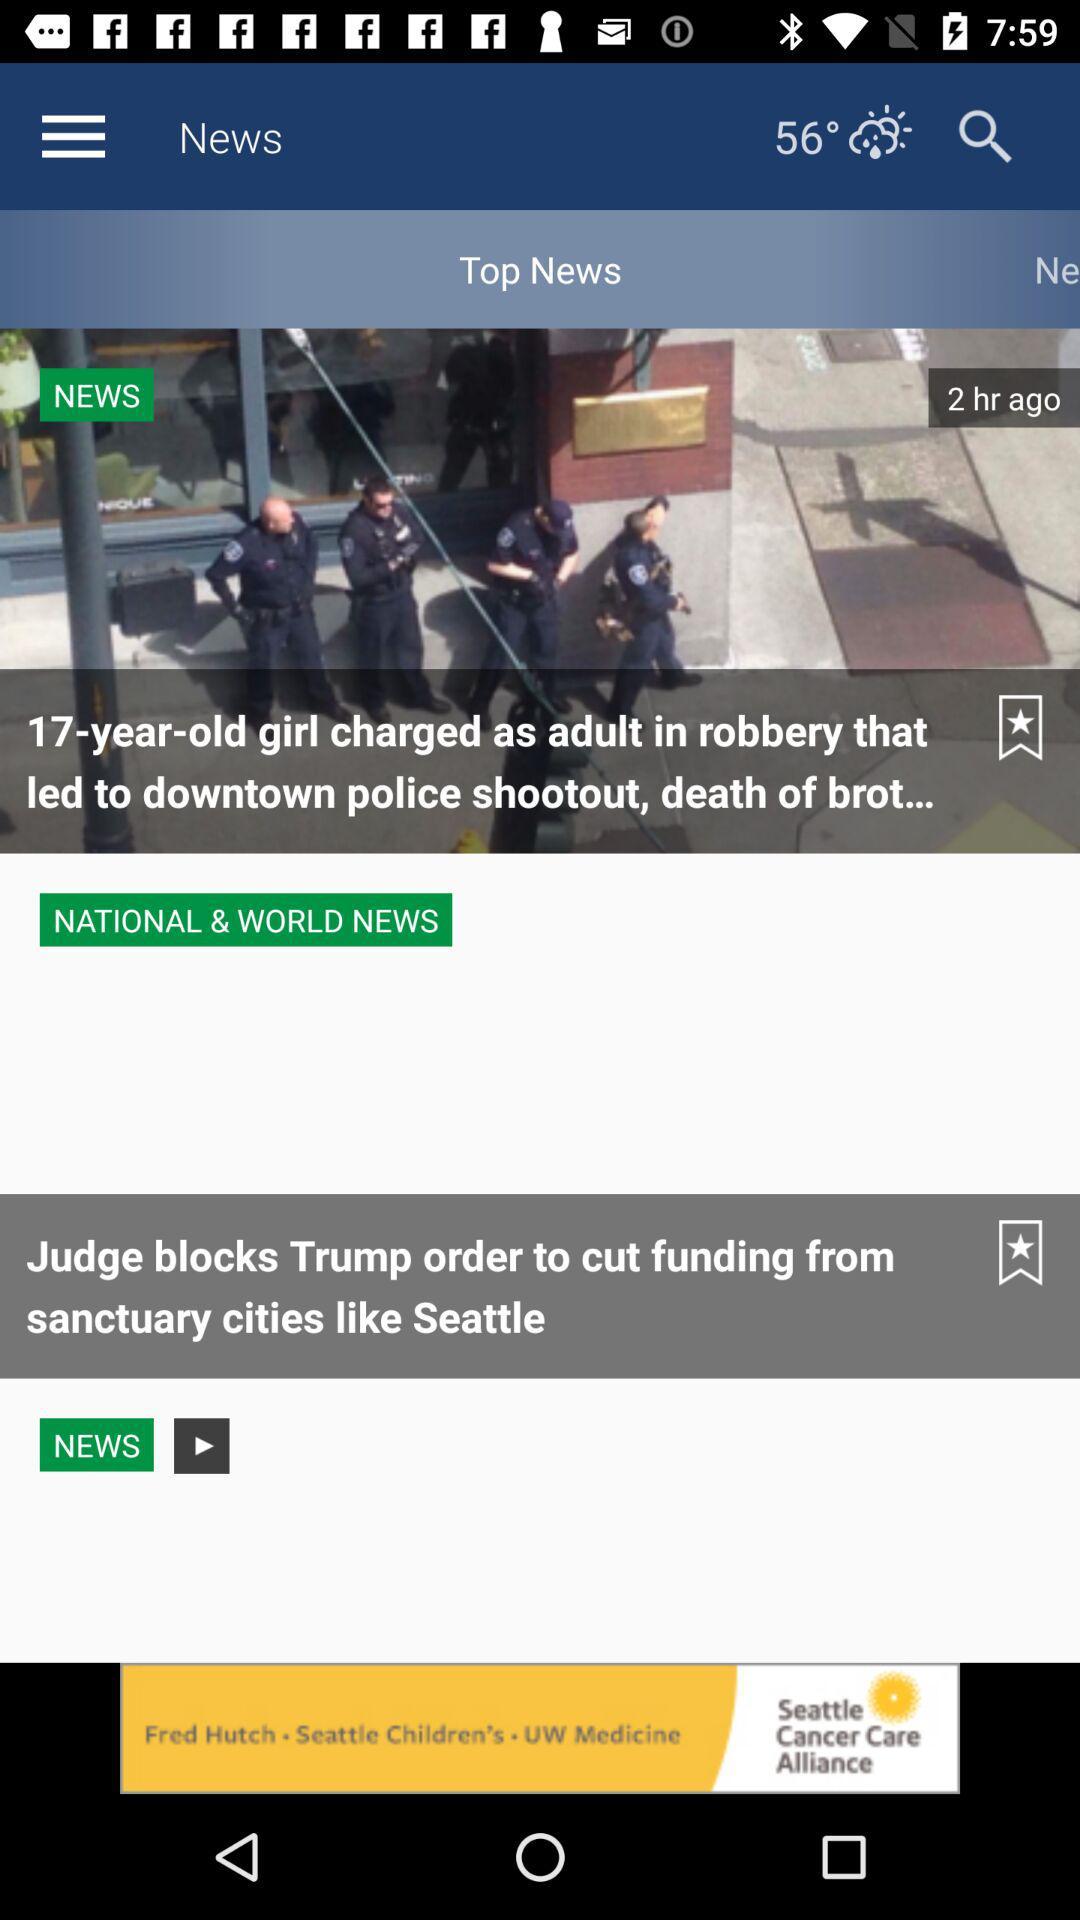  Describe the element at coordinates (984, 135) in the screenshot. I see `search news` at that location.